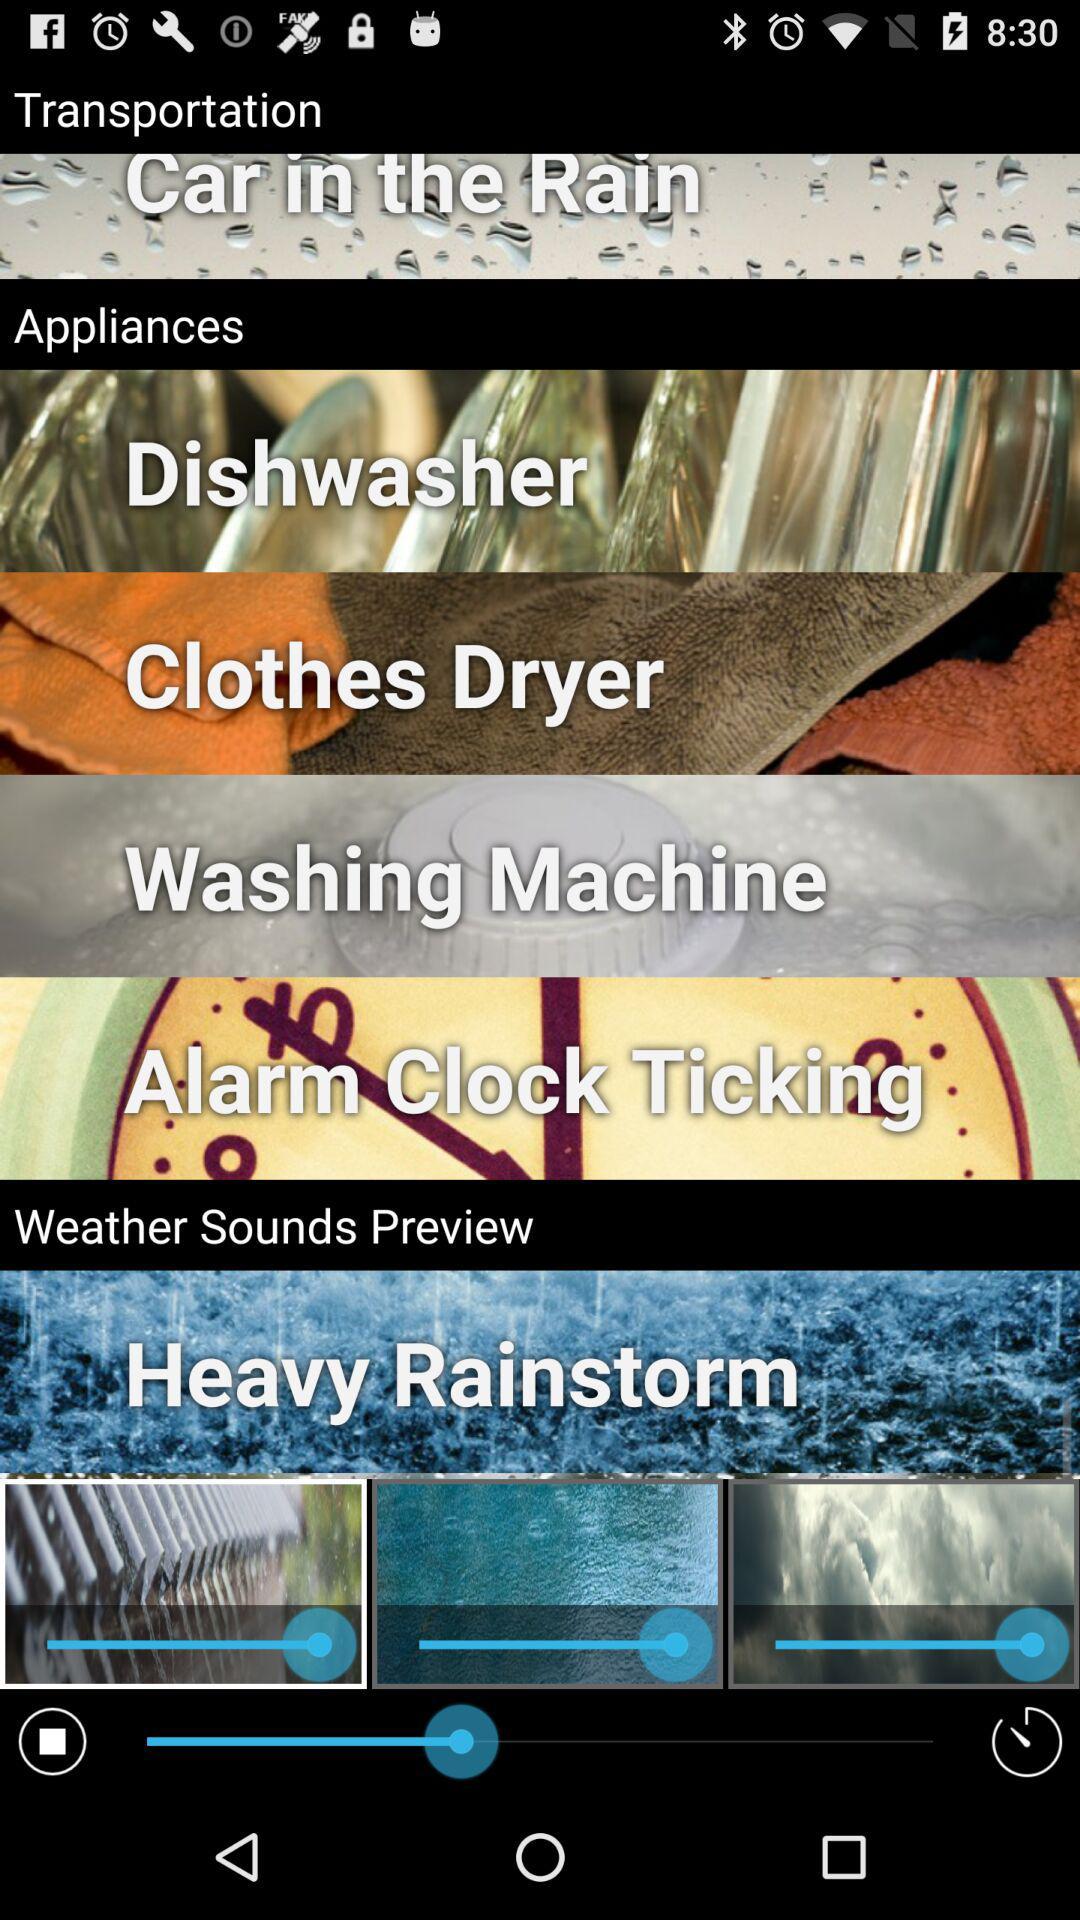  I want to click on the time icon, so click(1027, 1862).